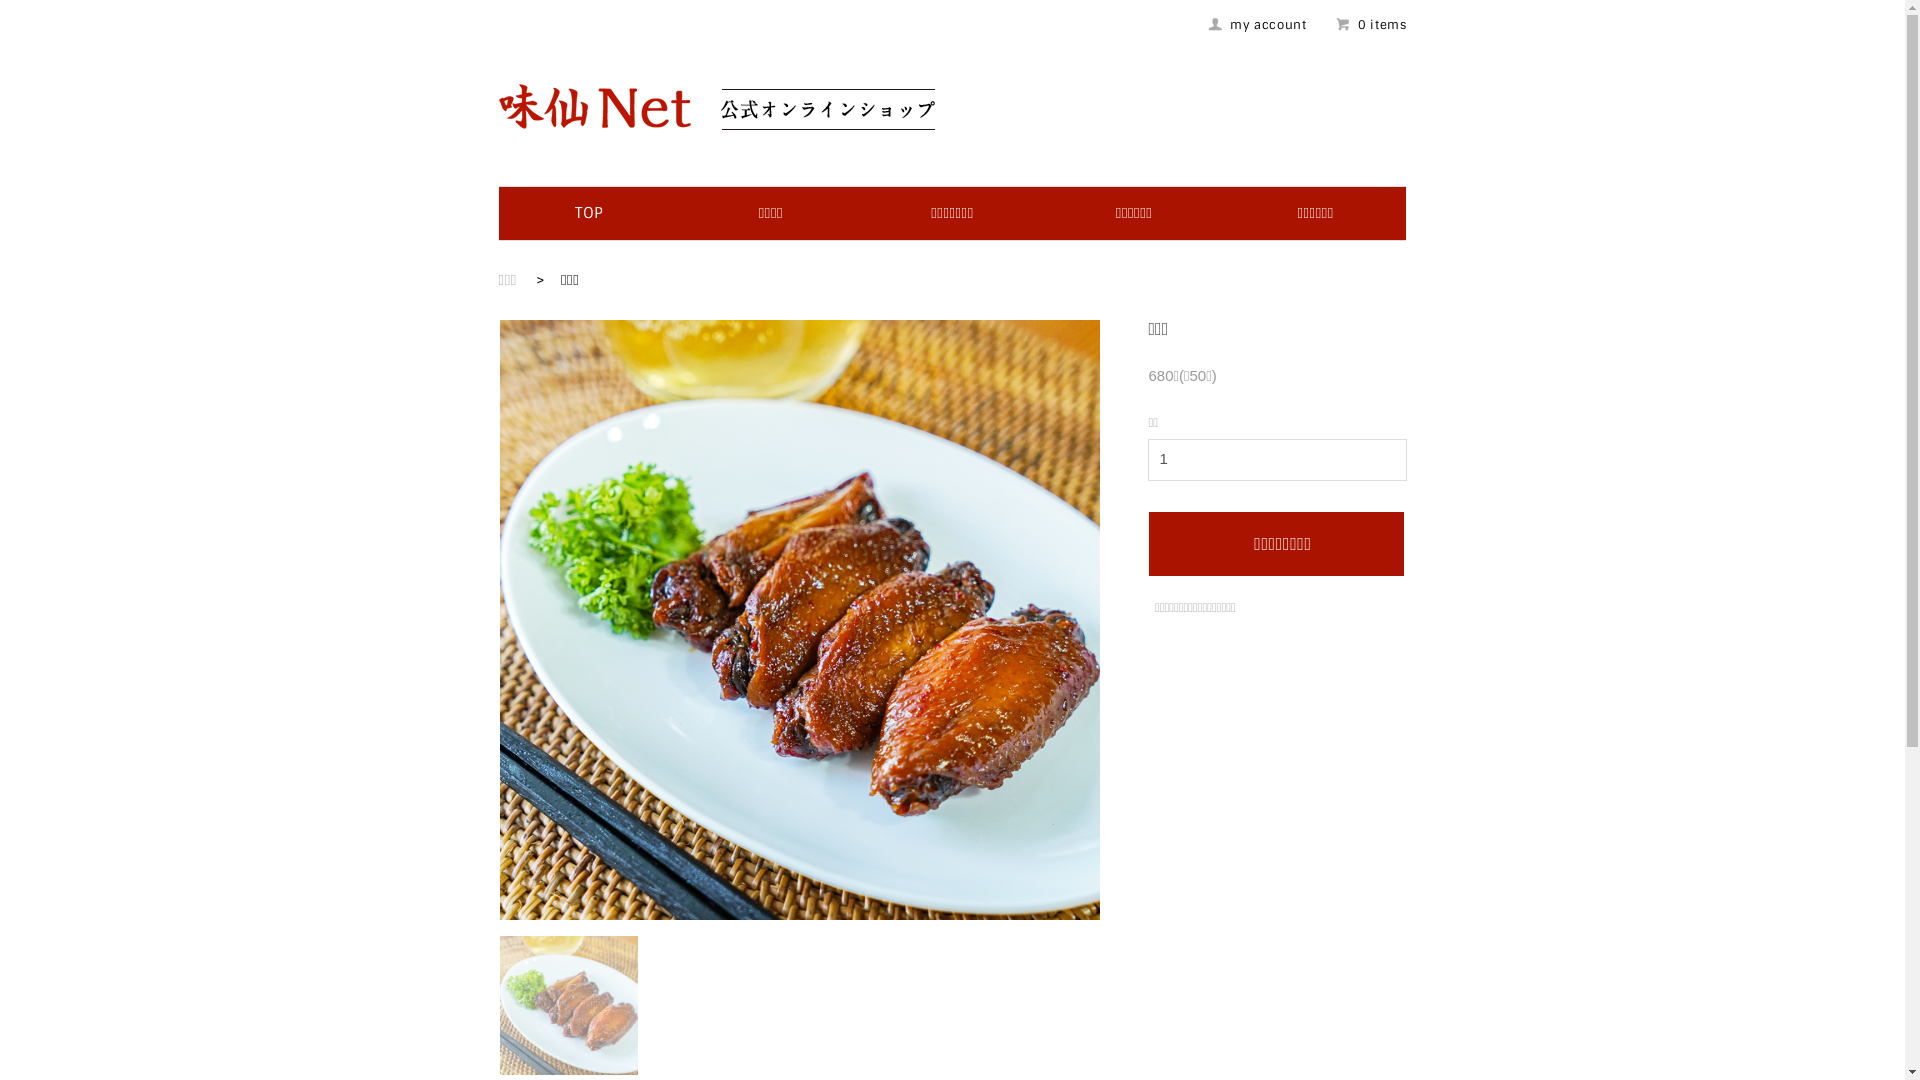  What do you see at coordinates (574, 212) in the screenshot?
I see `'TOP'` at bounding box center [574, 212].